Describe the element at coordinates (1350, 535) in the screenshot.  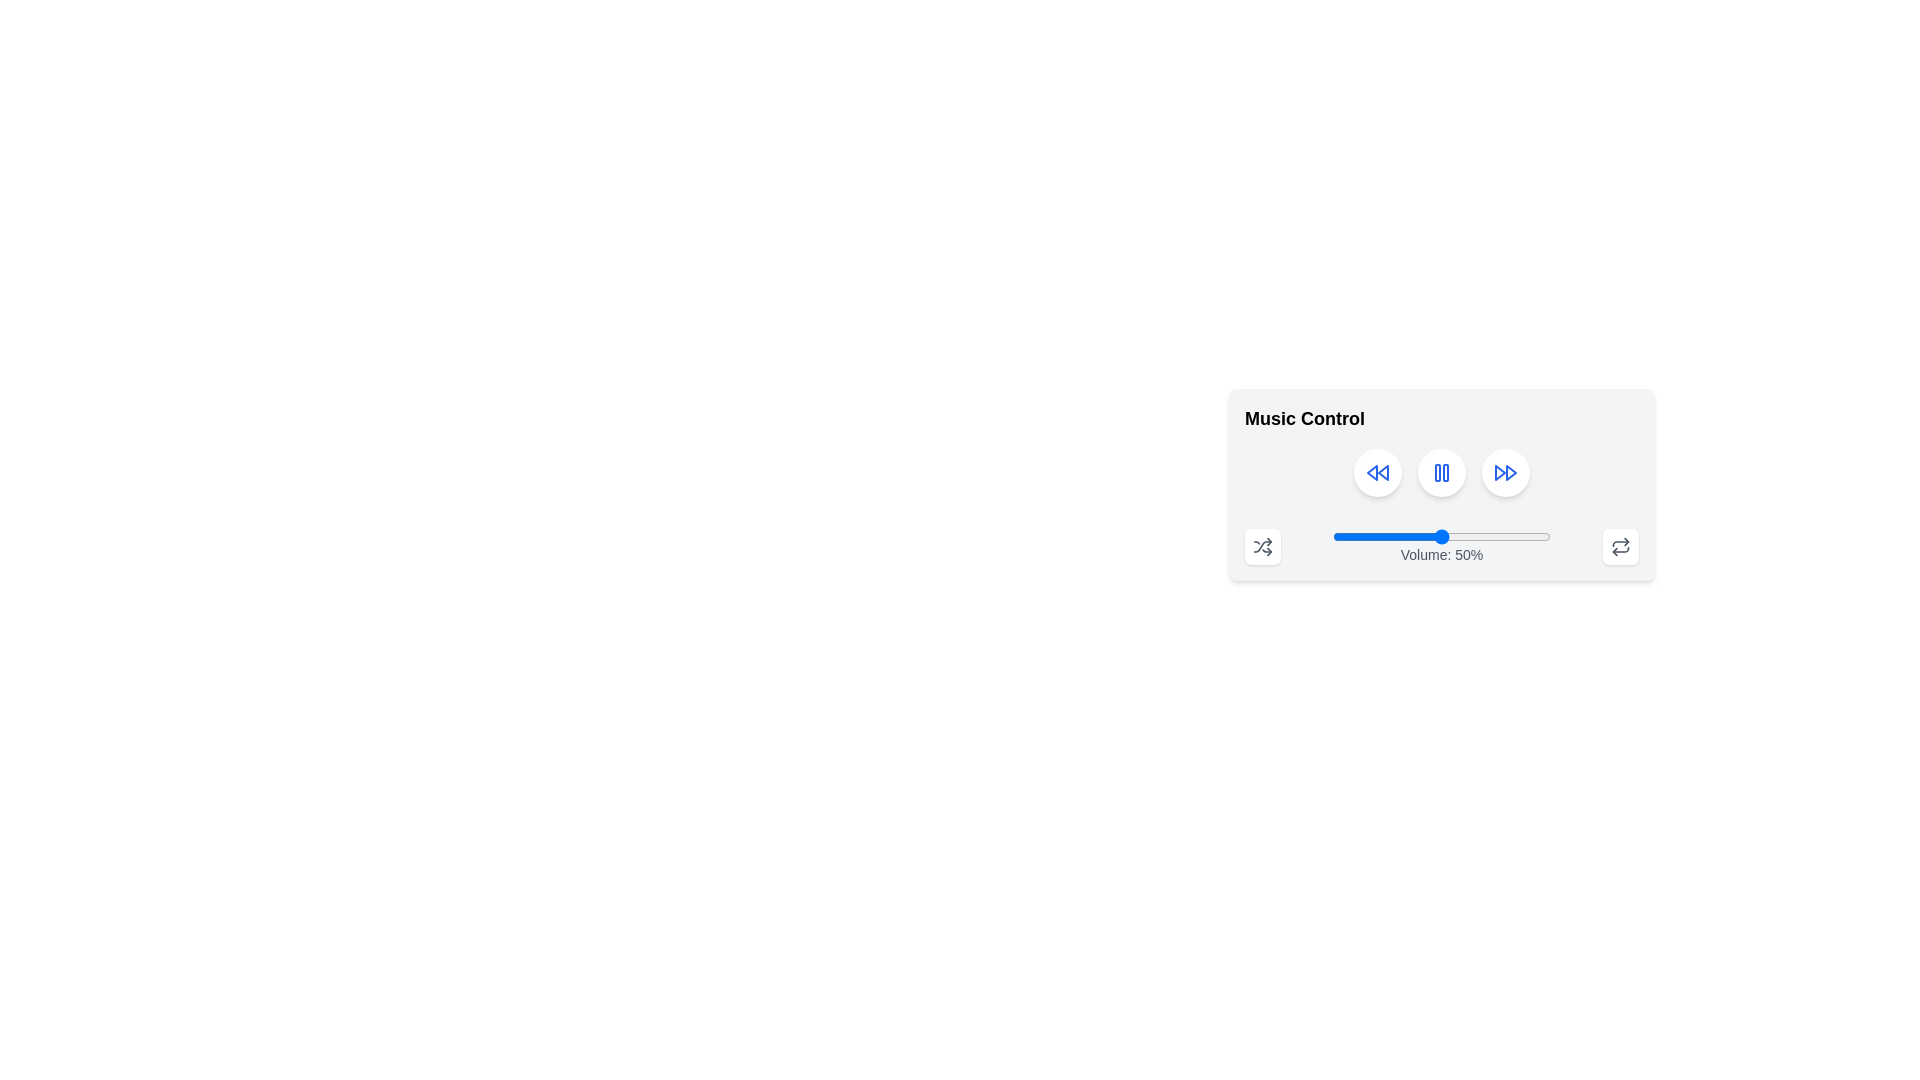
I see `the volume` at that location.